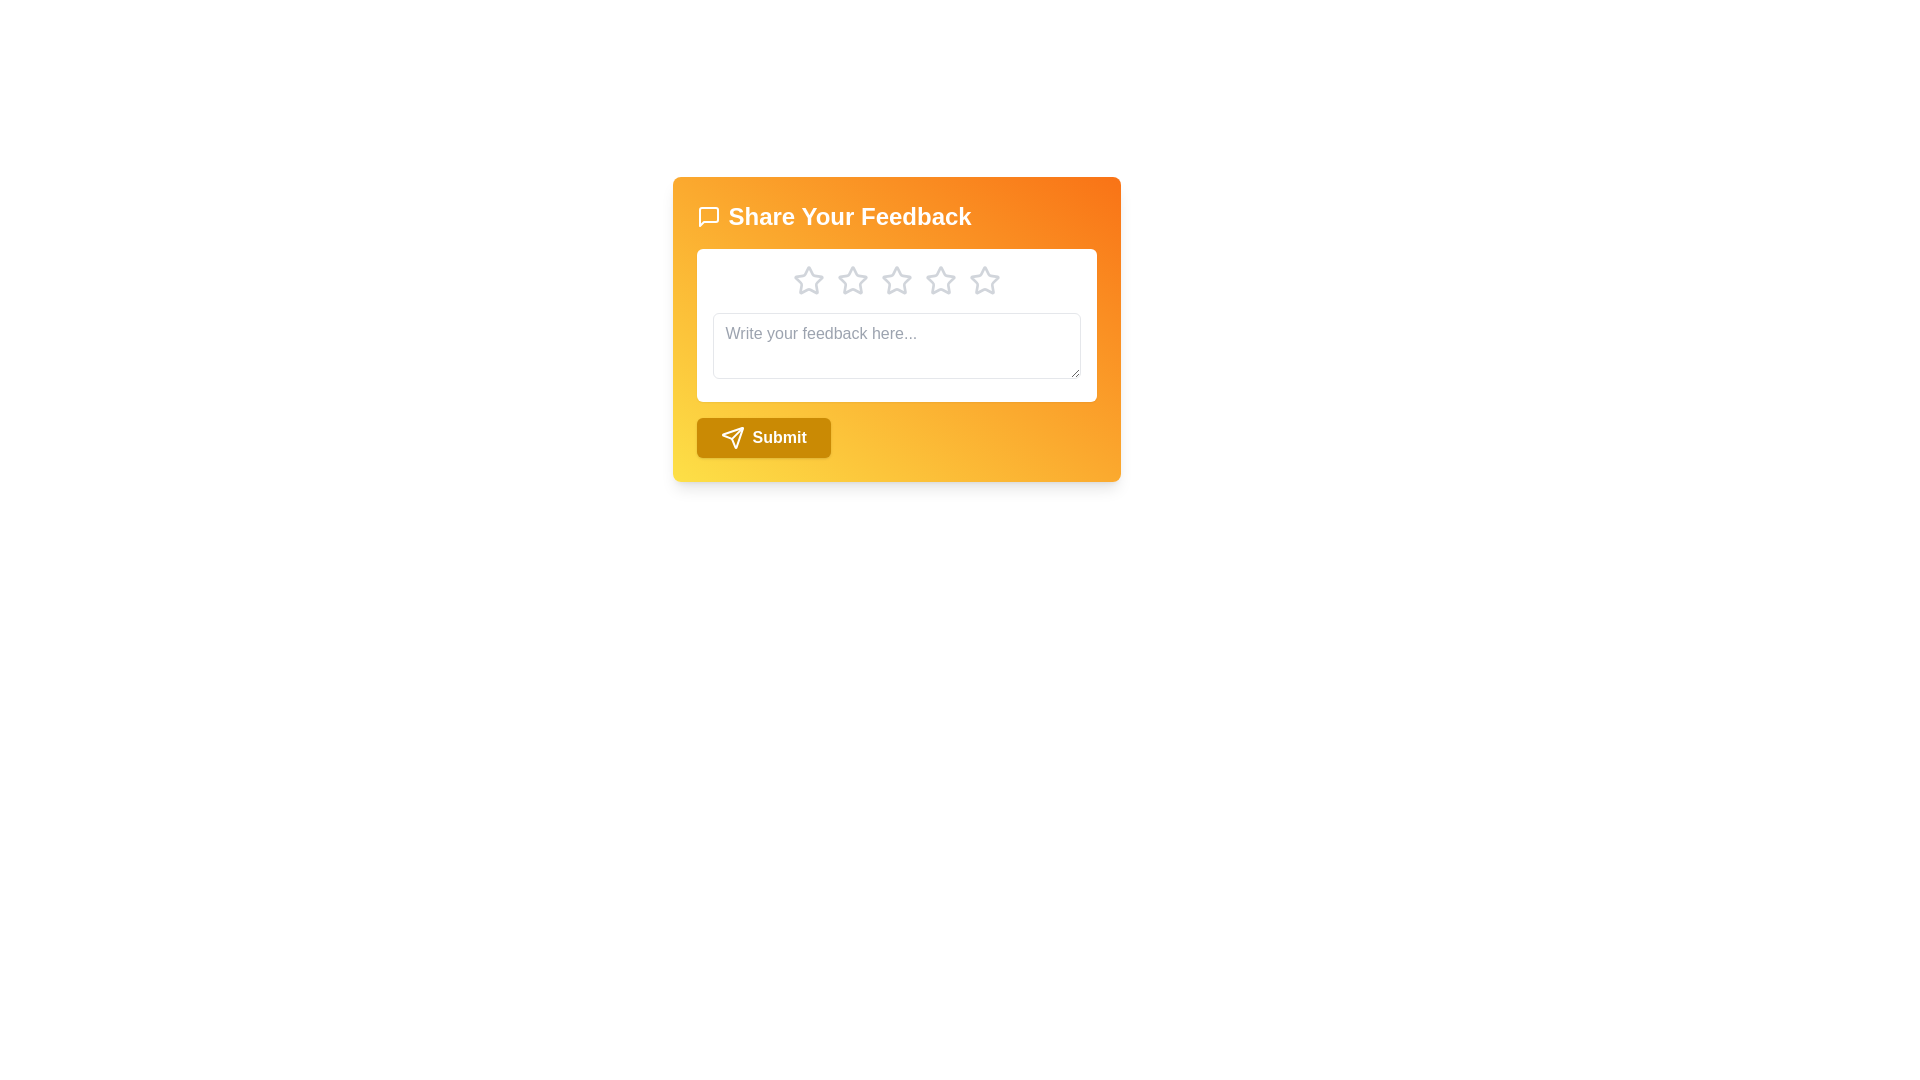 Image resolution: width=1920 pixels, height=1080 pixels. What do you see at coordinates (731, 437) in the screenshot?
I see `the icon located within the Submit button at the bottom left of the feedback form` at bounding box center [731, 437].